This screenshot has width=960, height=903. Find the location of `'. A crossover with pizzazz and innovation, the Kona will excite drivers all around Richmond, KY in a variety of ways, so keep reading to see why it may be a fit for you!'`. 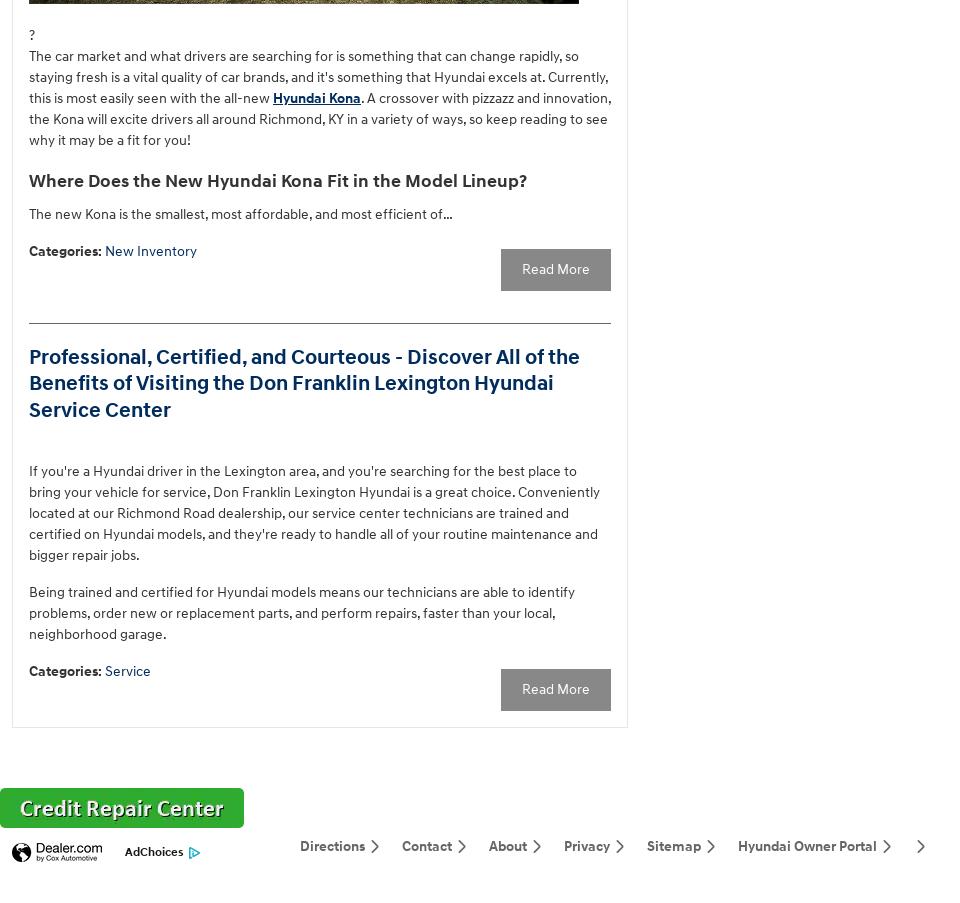

'. A crossover with pizzazz and innovation, the Kona will excite drivers all around Richmond, KY in a variety of ways, so keep reading to see why it may be a fit for you!' is located at coordinates (319, 118).